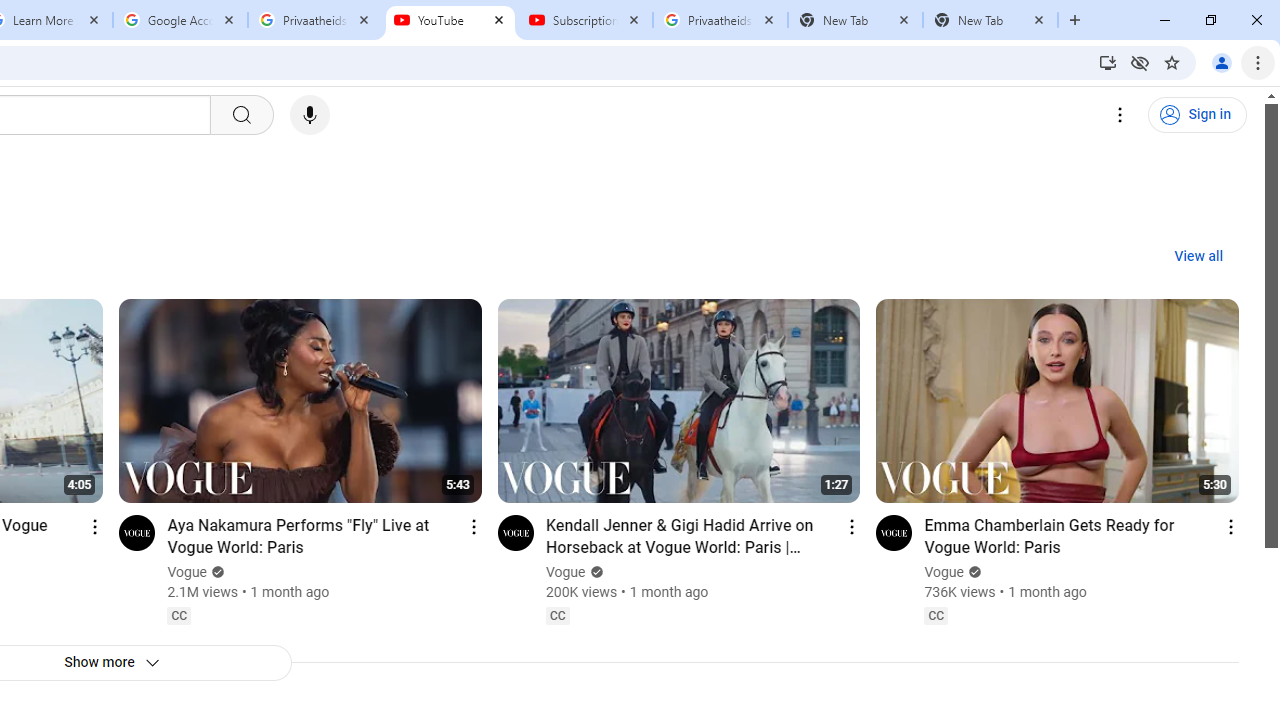  What do you see at coordinates (1120, 115) in the screenshot?
I see `'Settings'` at bounding box center [1120, 115].